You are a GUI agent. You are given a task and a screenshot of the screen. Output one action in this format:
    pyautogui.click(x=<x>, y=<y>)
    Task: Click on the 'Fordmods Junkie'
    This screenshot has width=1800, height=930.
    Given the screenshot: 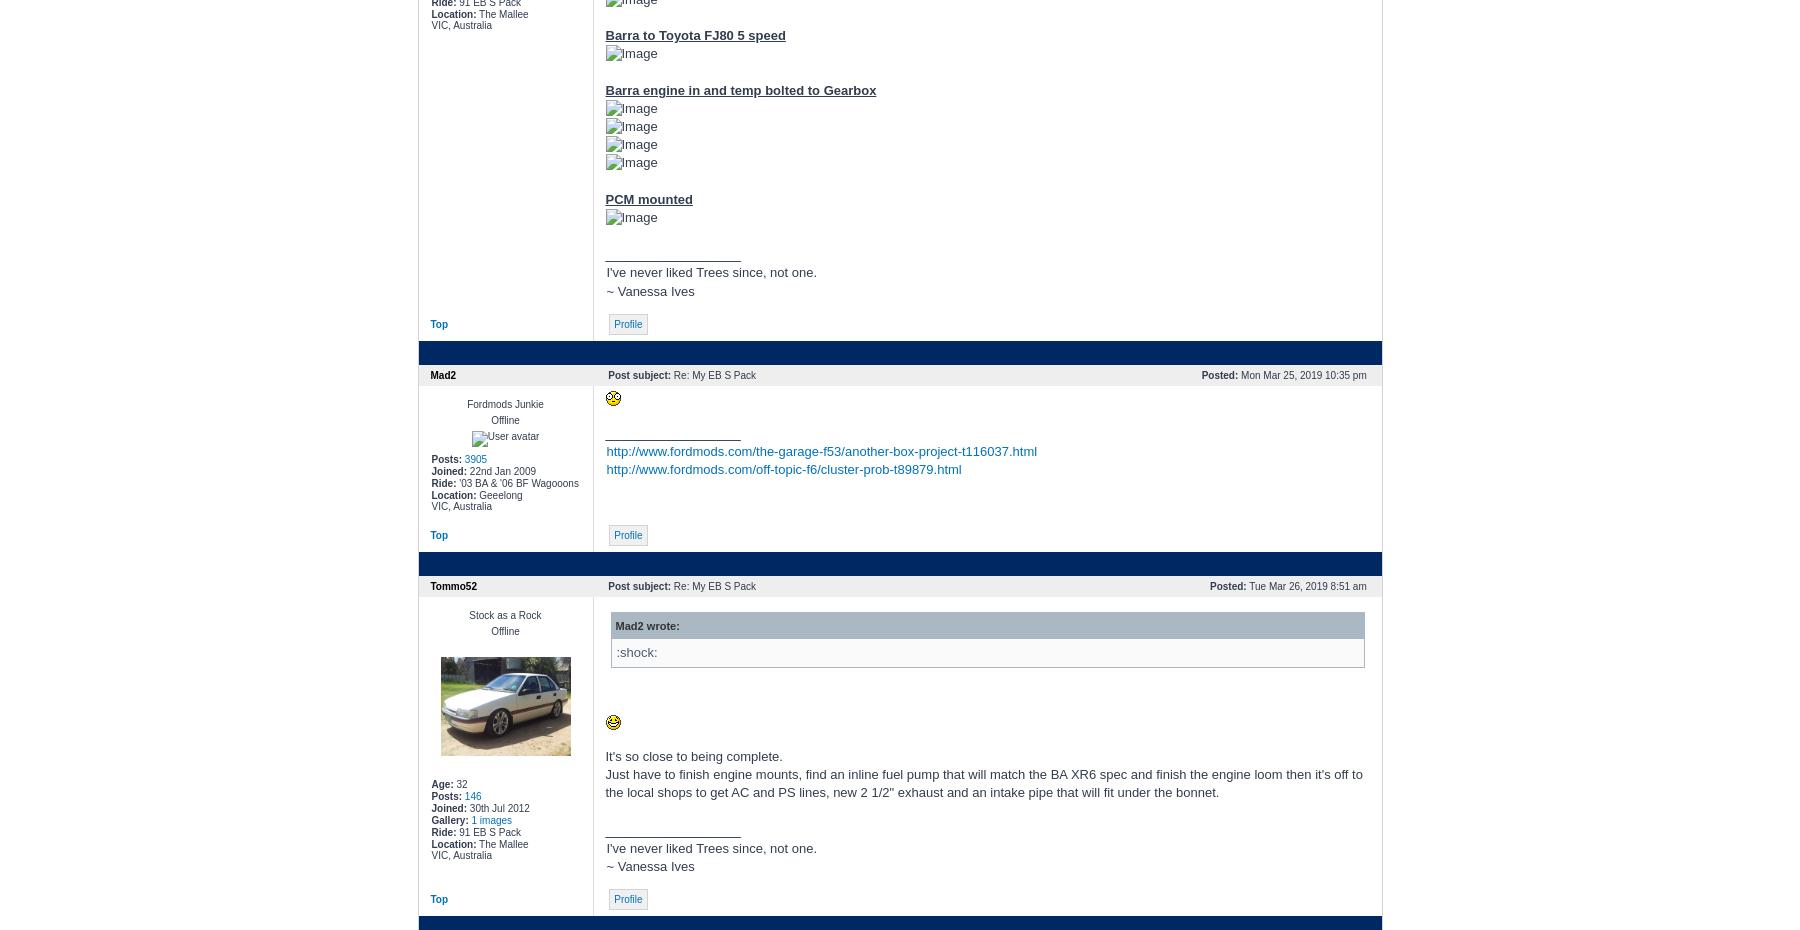 What is the action you would take?
    pyautogui.click(x=504, y=403)
    